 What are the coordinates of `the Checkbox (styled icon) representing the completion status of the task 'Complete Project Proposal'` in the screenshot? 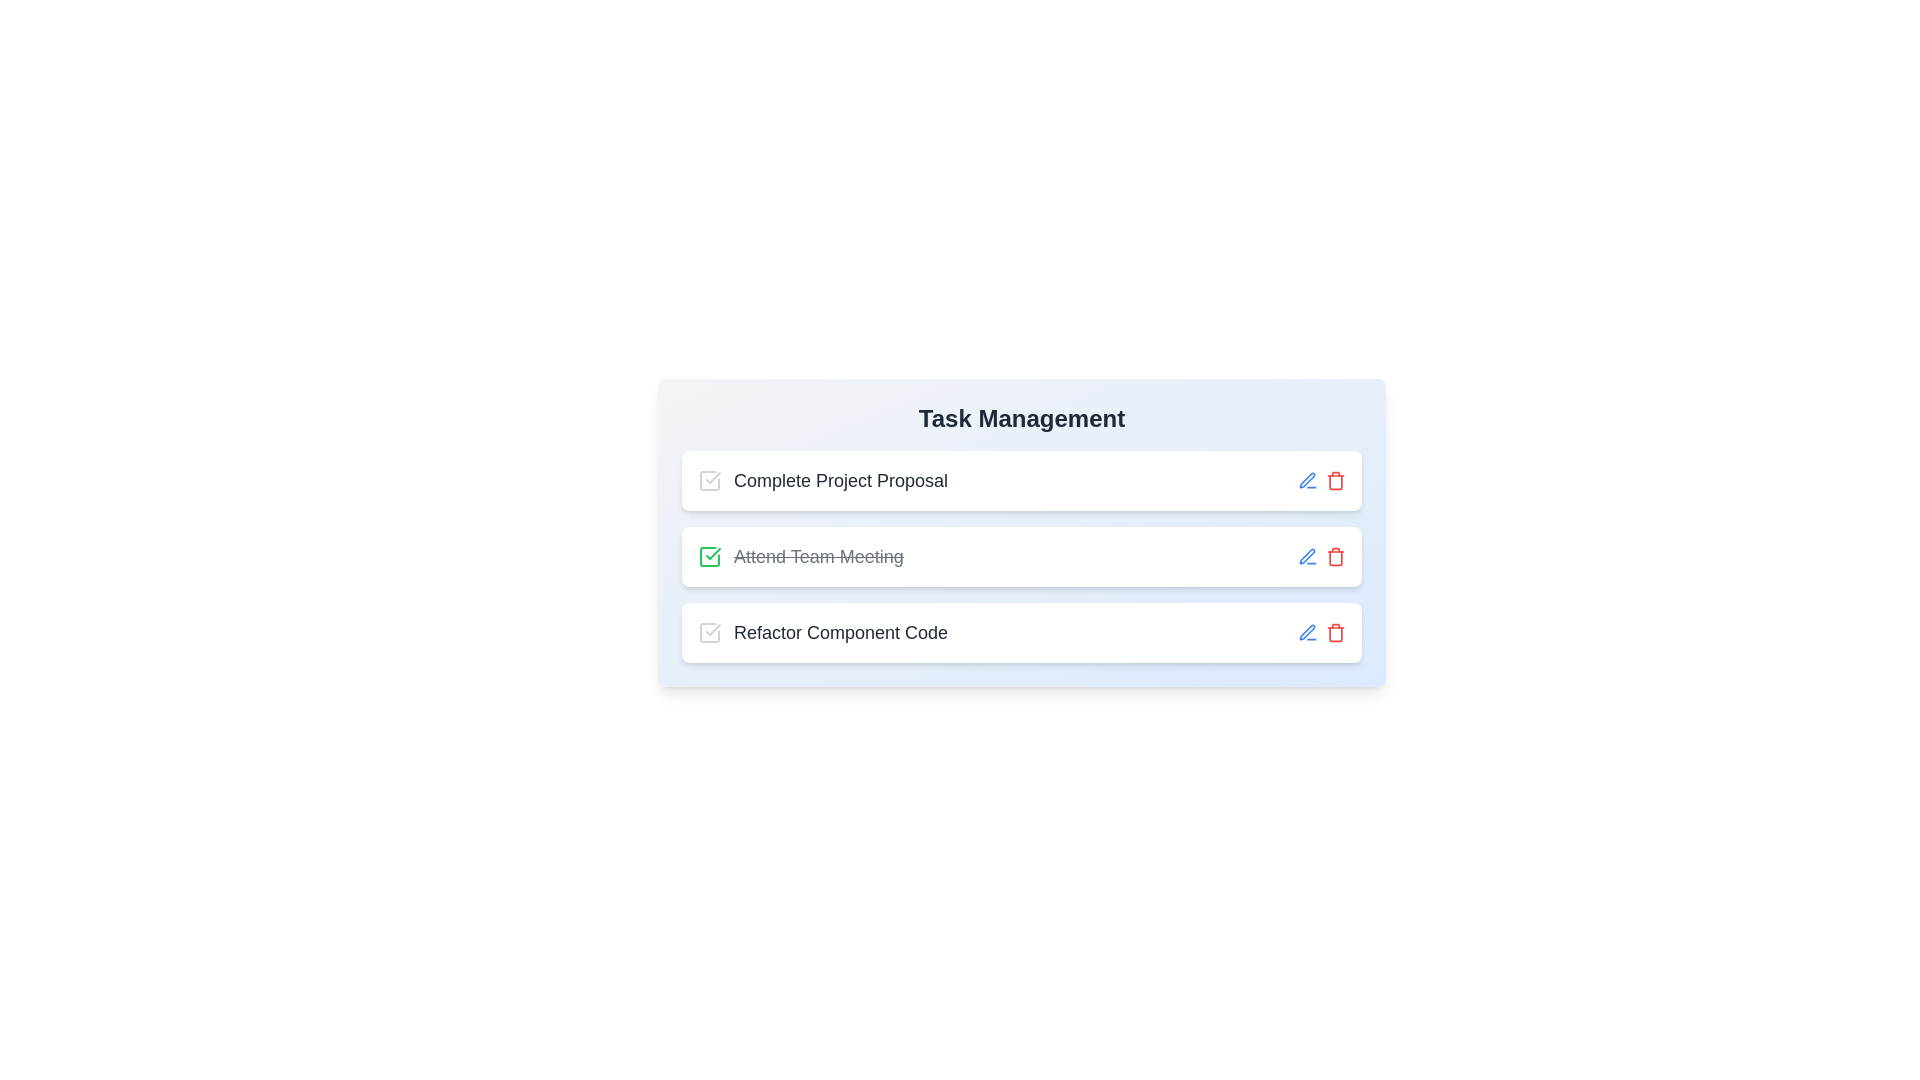 It's located at (710, 481).